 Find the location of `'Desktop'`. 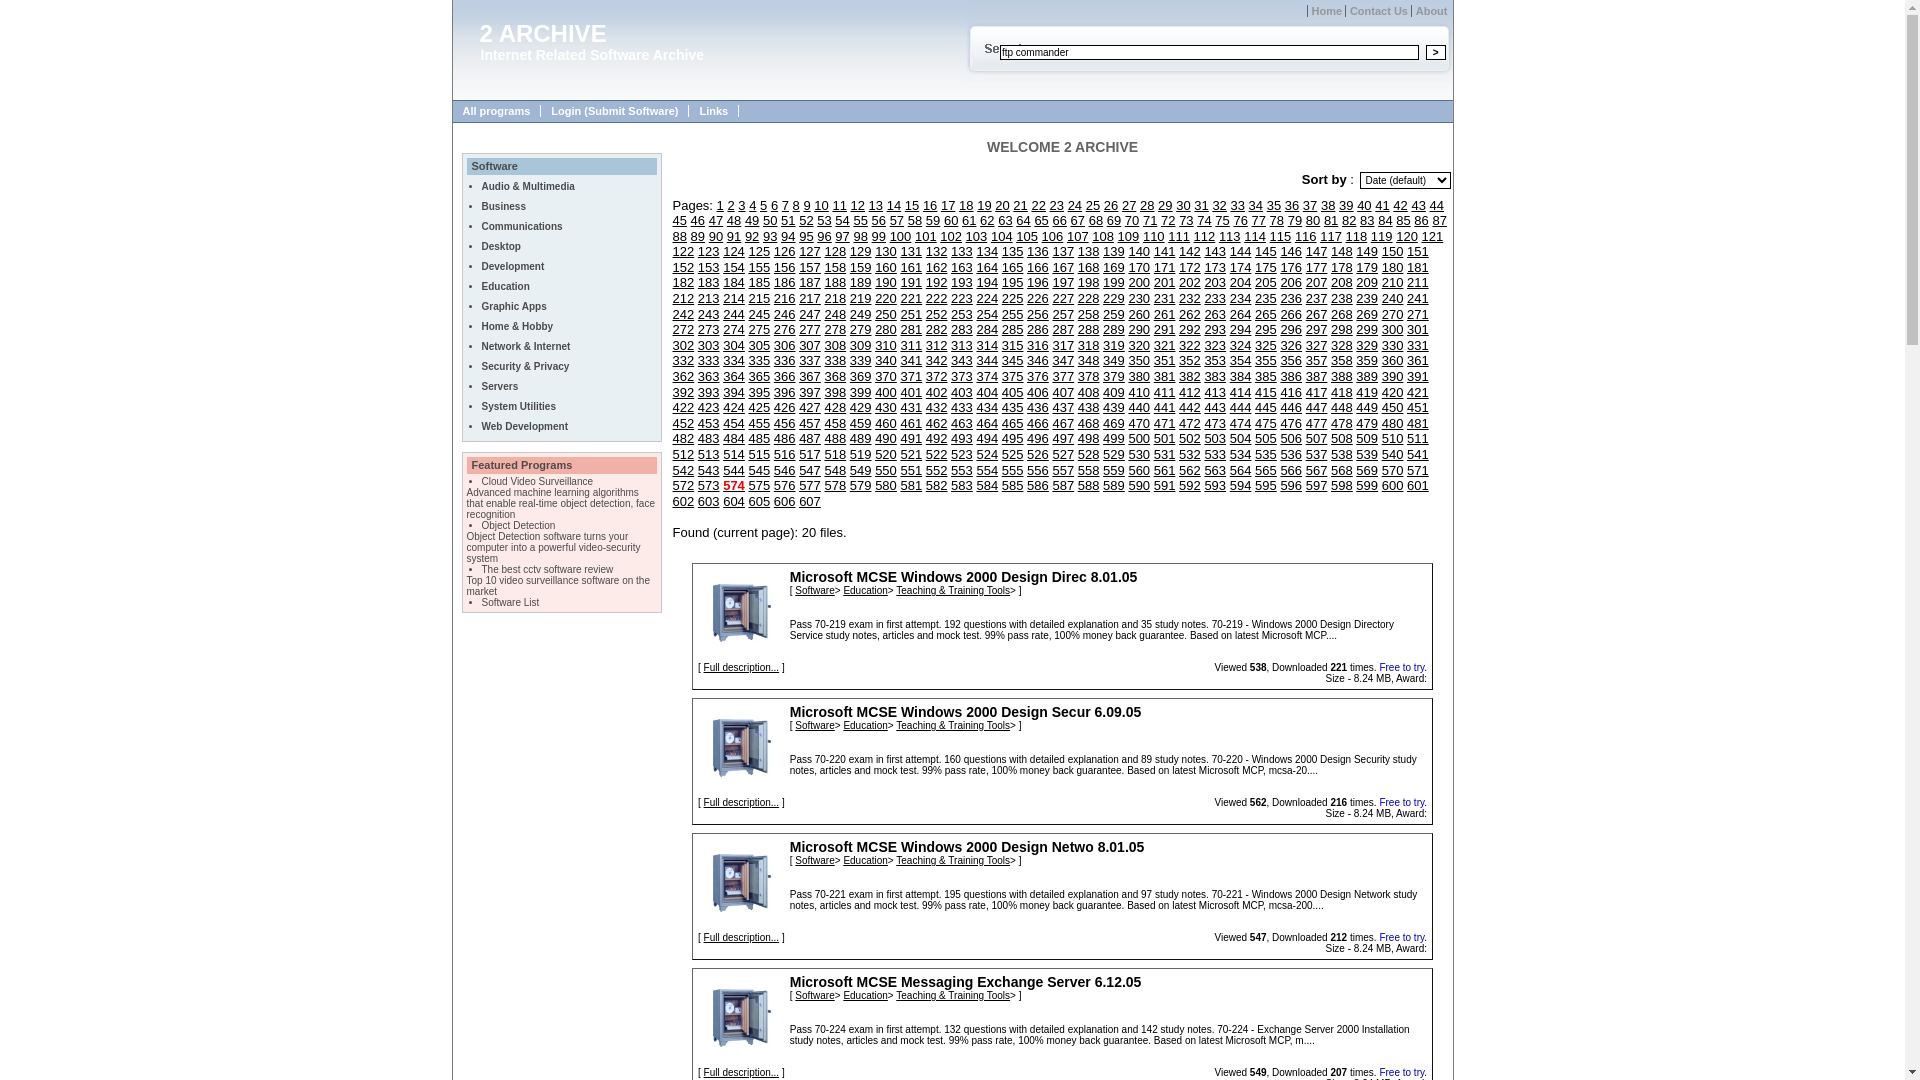

'Desktop' is located at coordinates (501, 245).